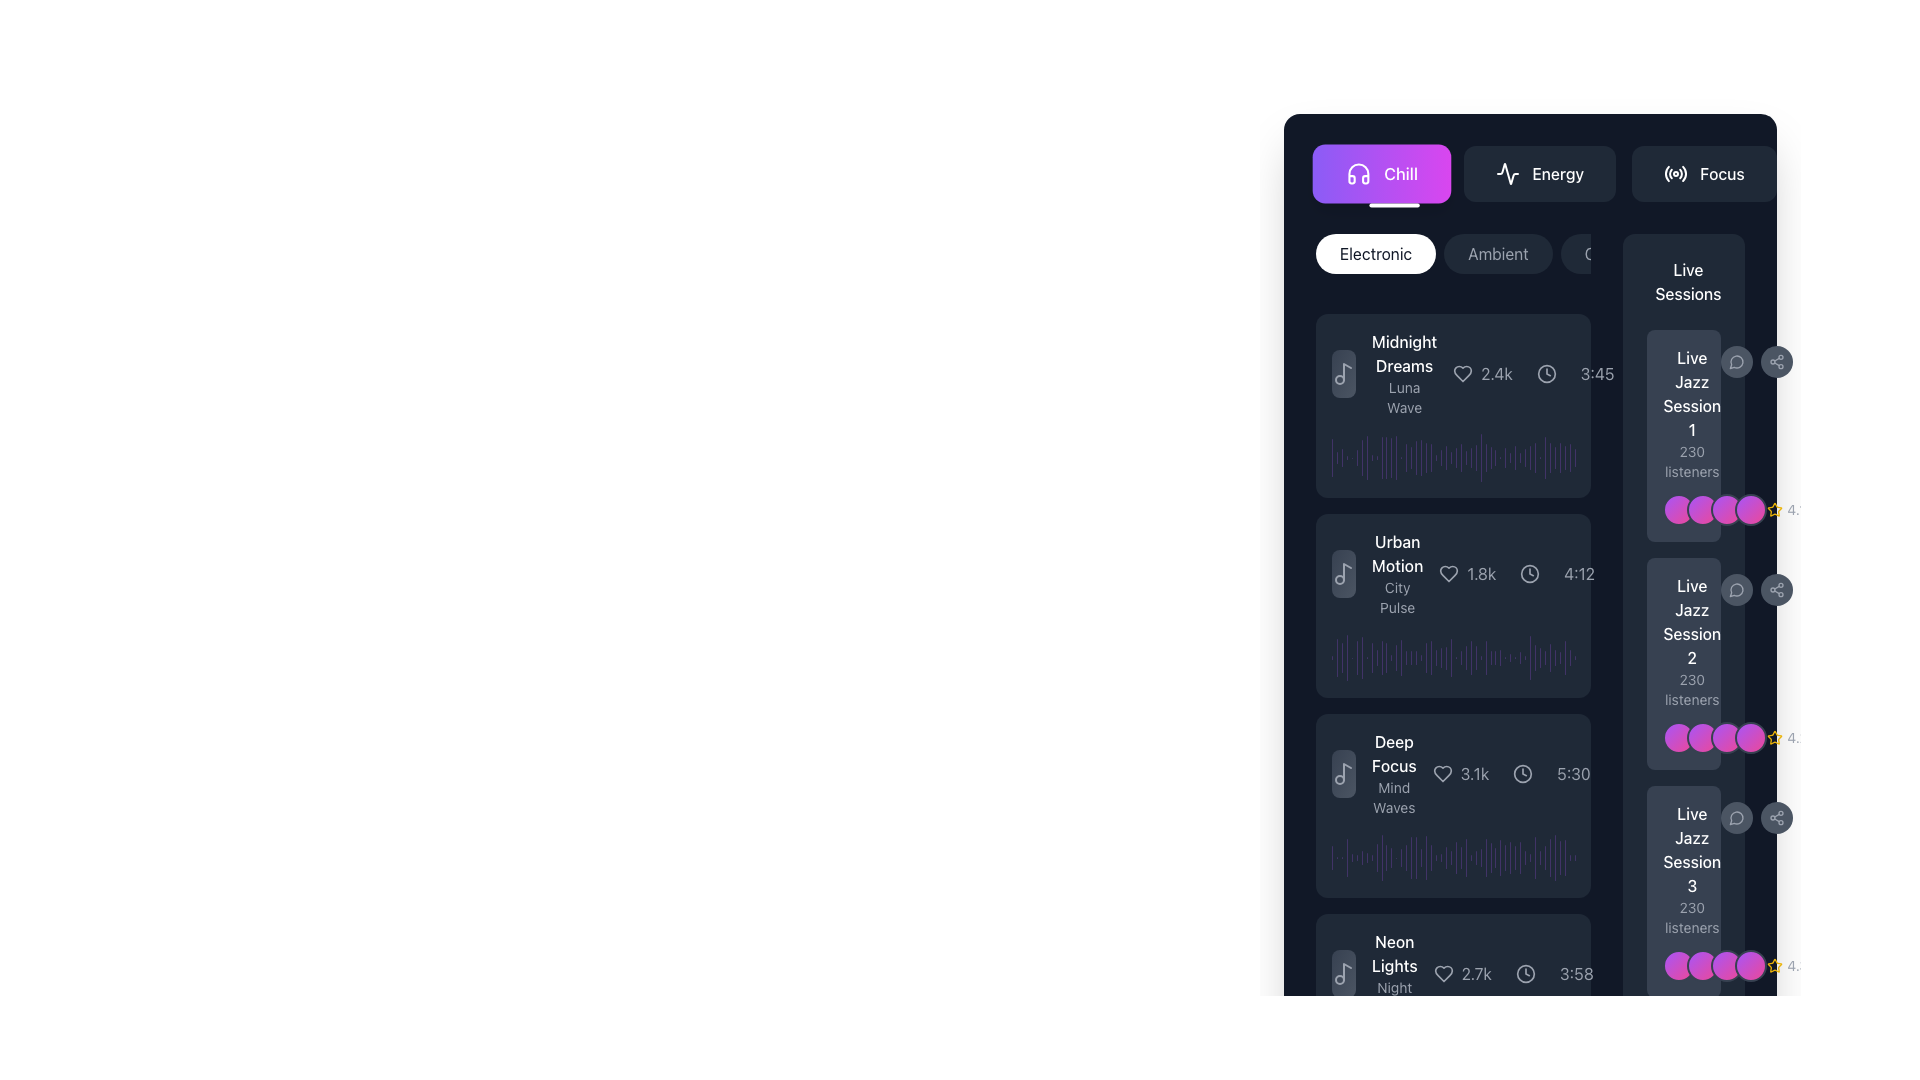 Image resolution: width=1920 pixels, height=1080 pixels. I want to click on displayed information from the second text block within the 'Live Sessions' group, which provides details about a specific live session, so click(1683, 641).